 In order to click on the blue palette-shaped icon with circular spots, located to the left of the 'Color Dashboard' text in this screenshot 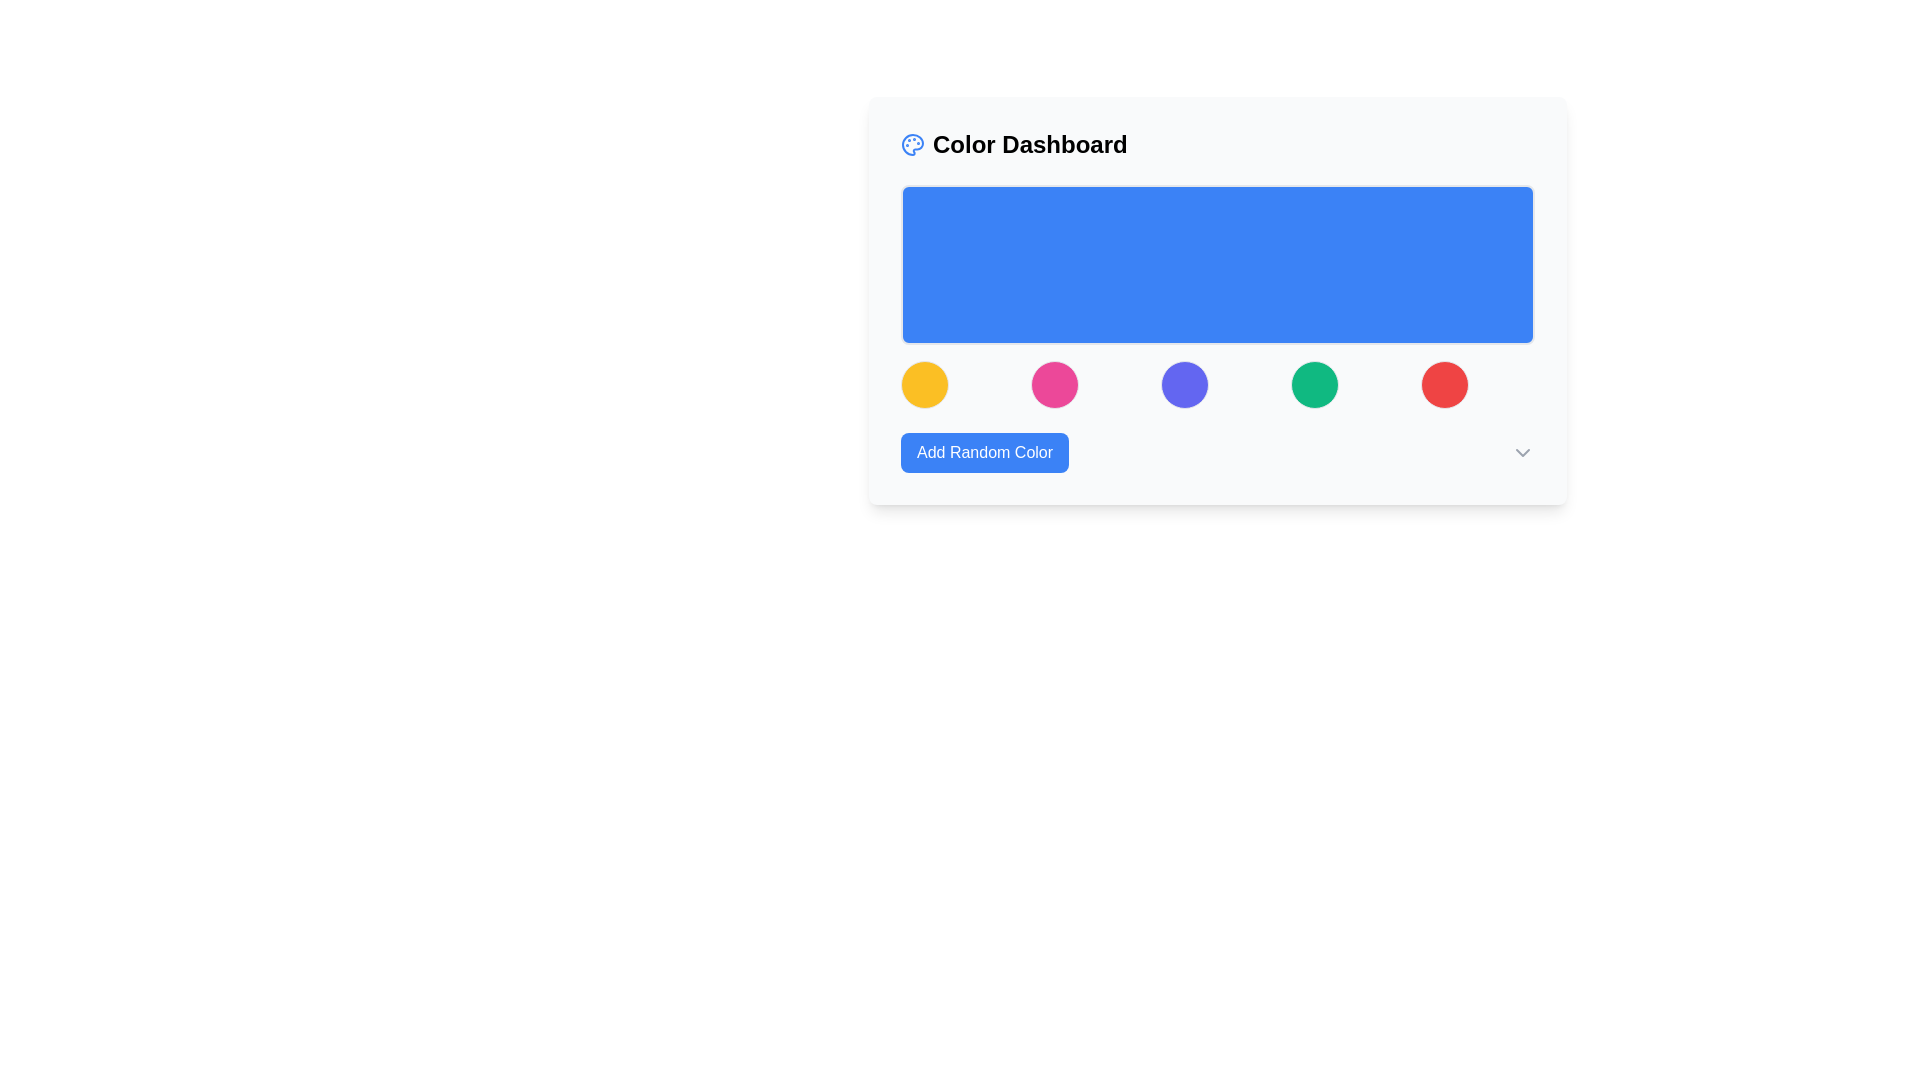, I will do `click(911, 144)`.